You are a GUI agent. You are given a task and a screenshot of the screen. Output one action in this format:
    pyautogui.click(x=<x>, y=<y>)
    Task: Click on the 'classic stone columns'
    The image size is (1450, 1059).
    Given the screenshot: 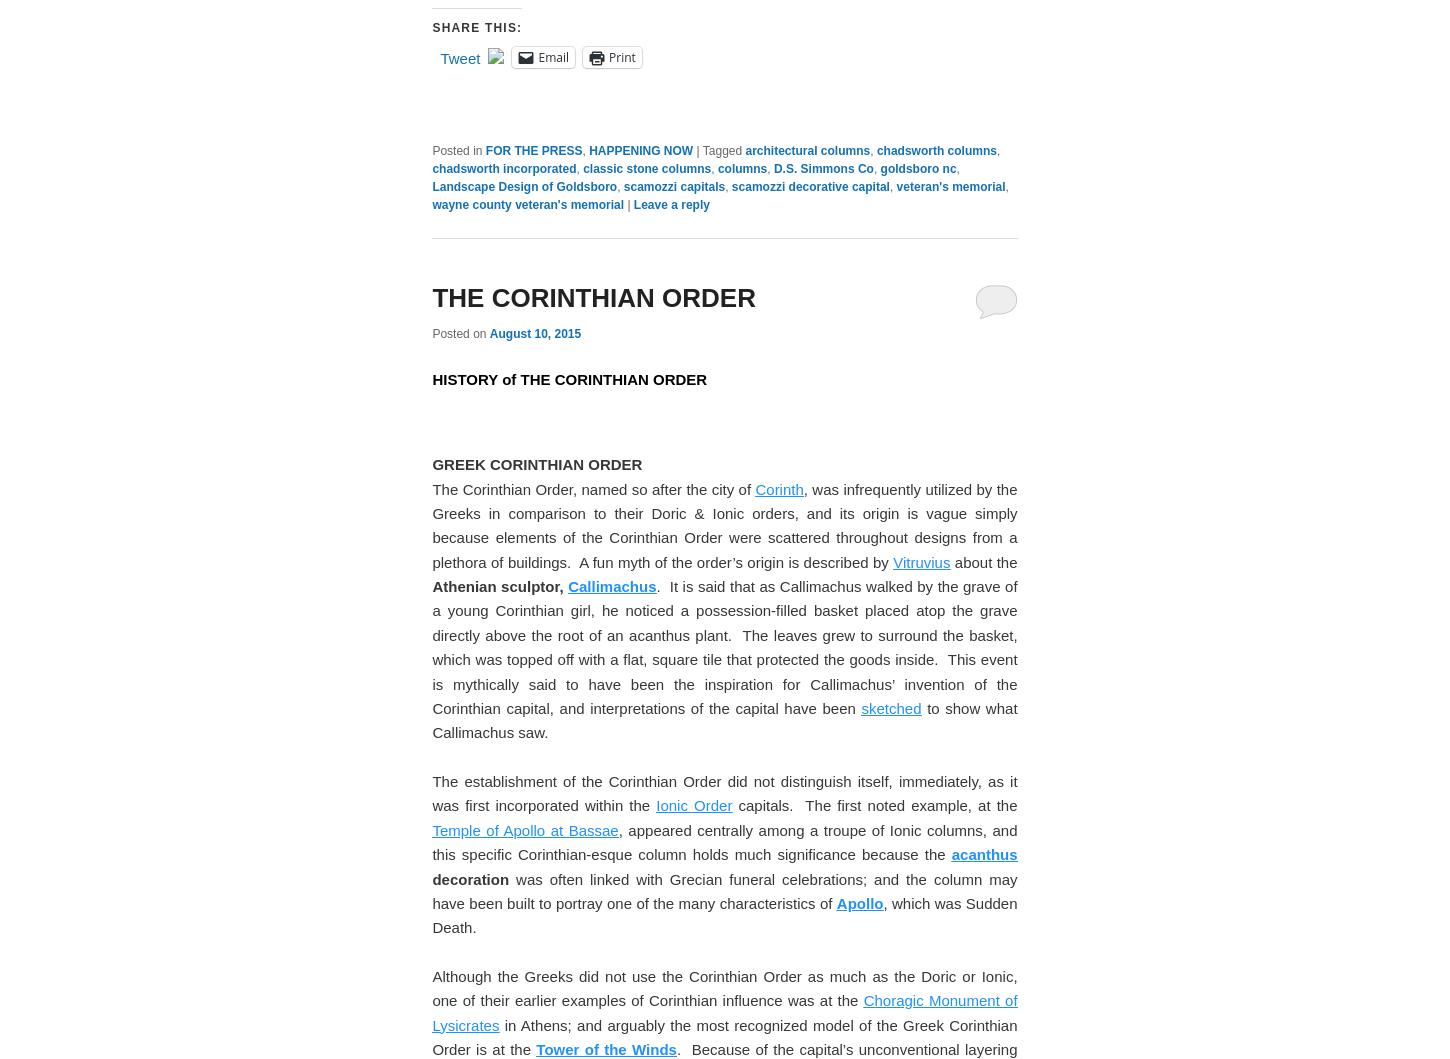 What is the action you would take?
    pyautogui.click(x=645, y=789)
    